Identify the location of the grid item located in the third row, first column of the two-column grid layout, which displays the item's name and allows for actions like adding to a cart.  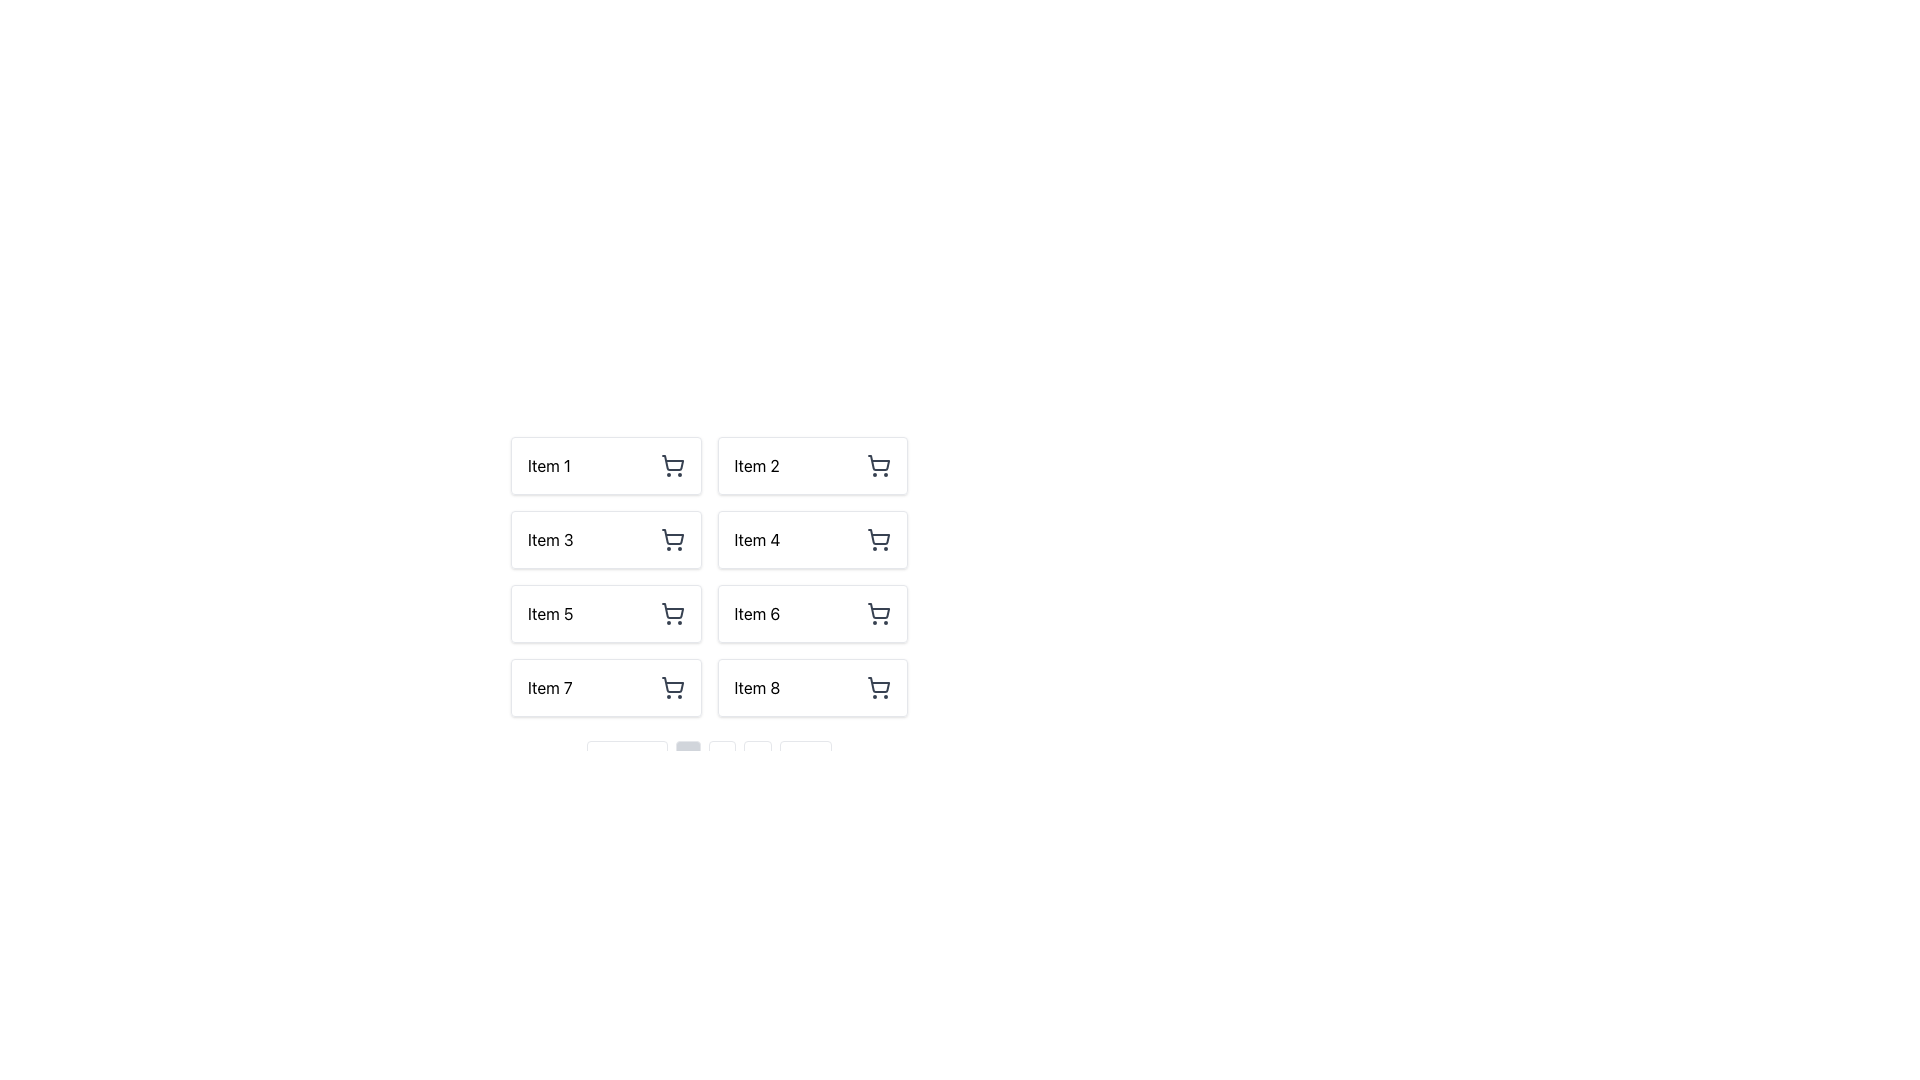
(605, 612).